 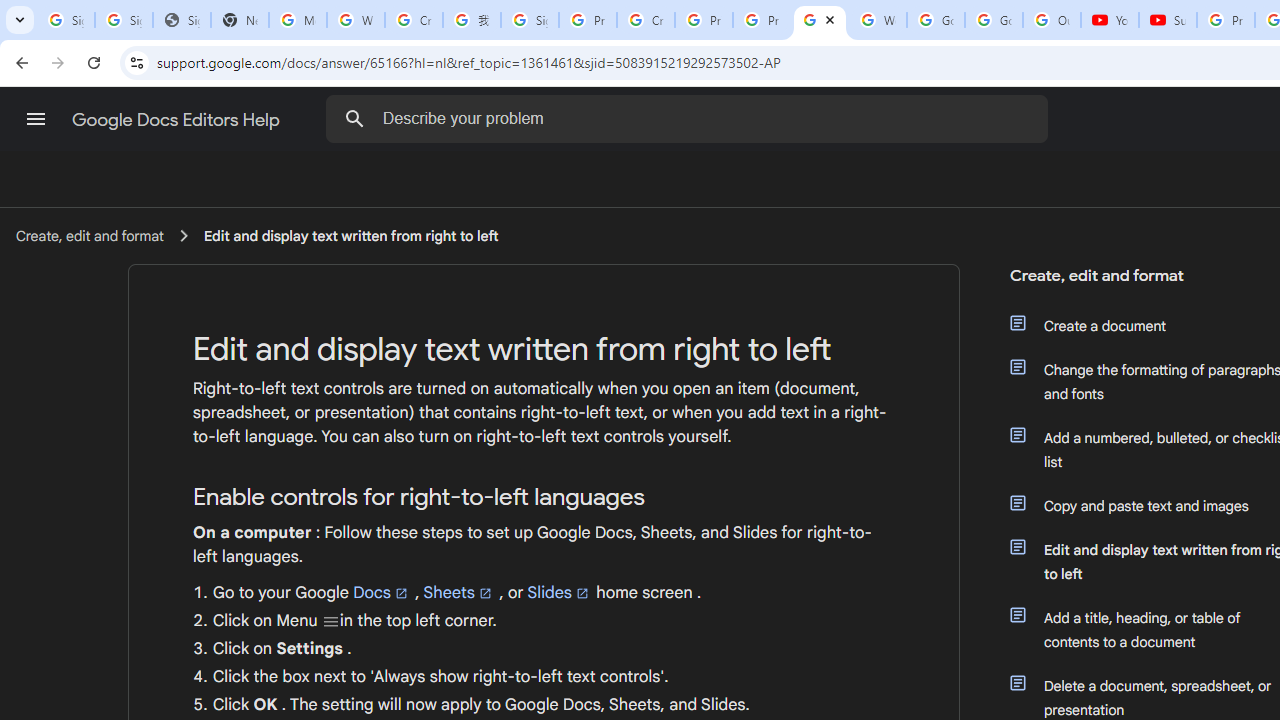 What do you see at coordinates (382, 592) in the screenshot?
I see `'Docs'` at bounding box center [382, 592].